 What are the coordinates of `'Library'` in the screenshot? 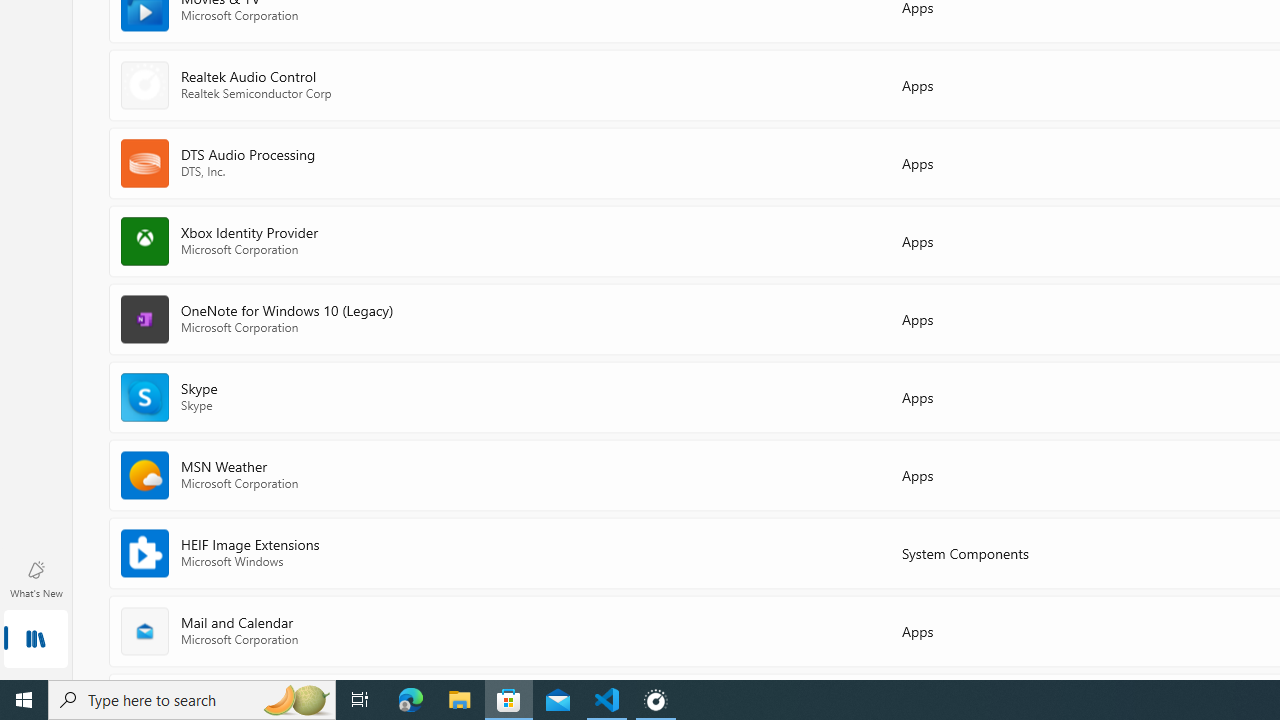 It's located at (35, 640).